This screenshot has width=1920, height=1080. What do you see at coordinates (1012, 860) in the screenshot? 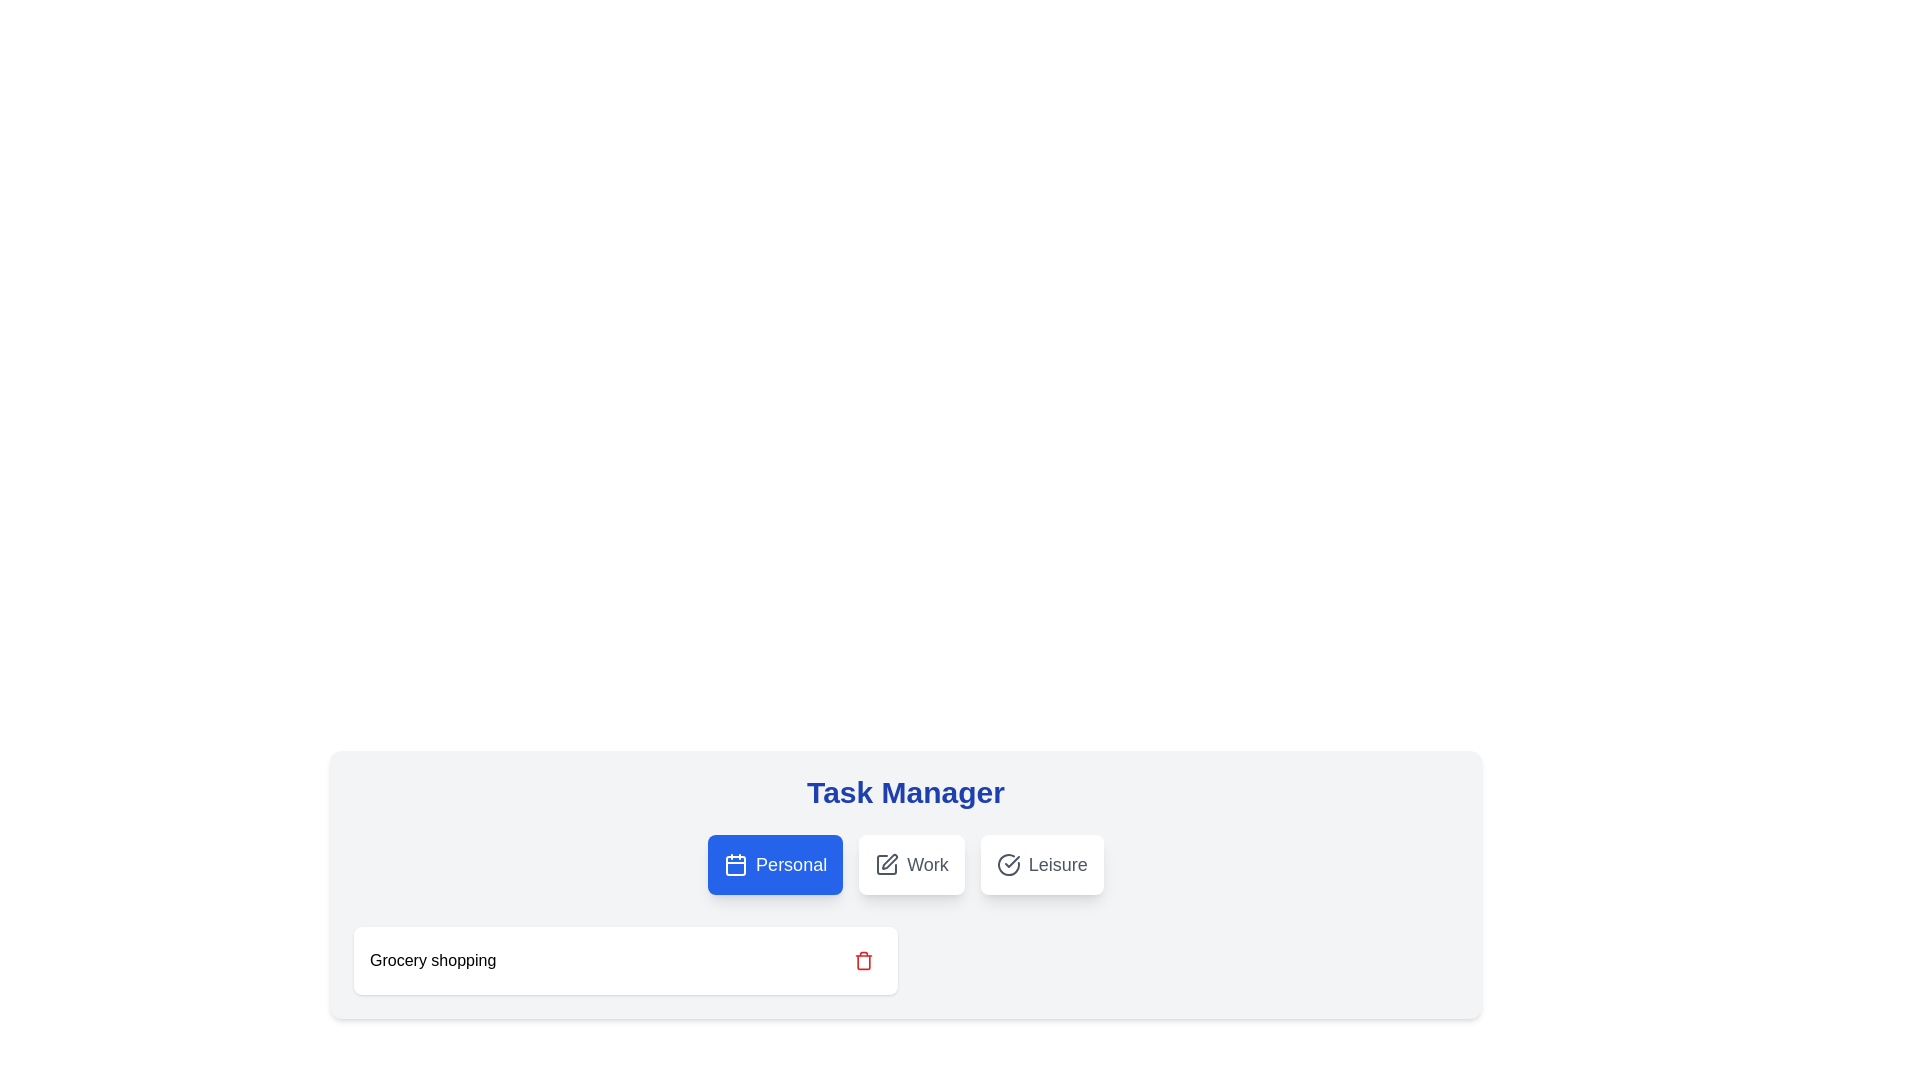
I see `the inner checkmark graphic of the circular checkmark icon, which indicates confirmation or selection, located near the 'Leisure' button` at bounding box center [1012, 860].